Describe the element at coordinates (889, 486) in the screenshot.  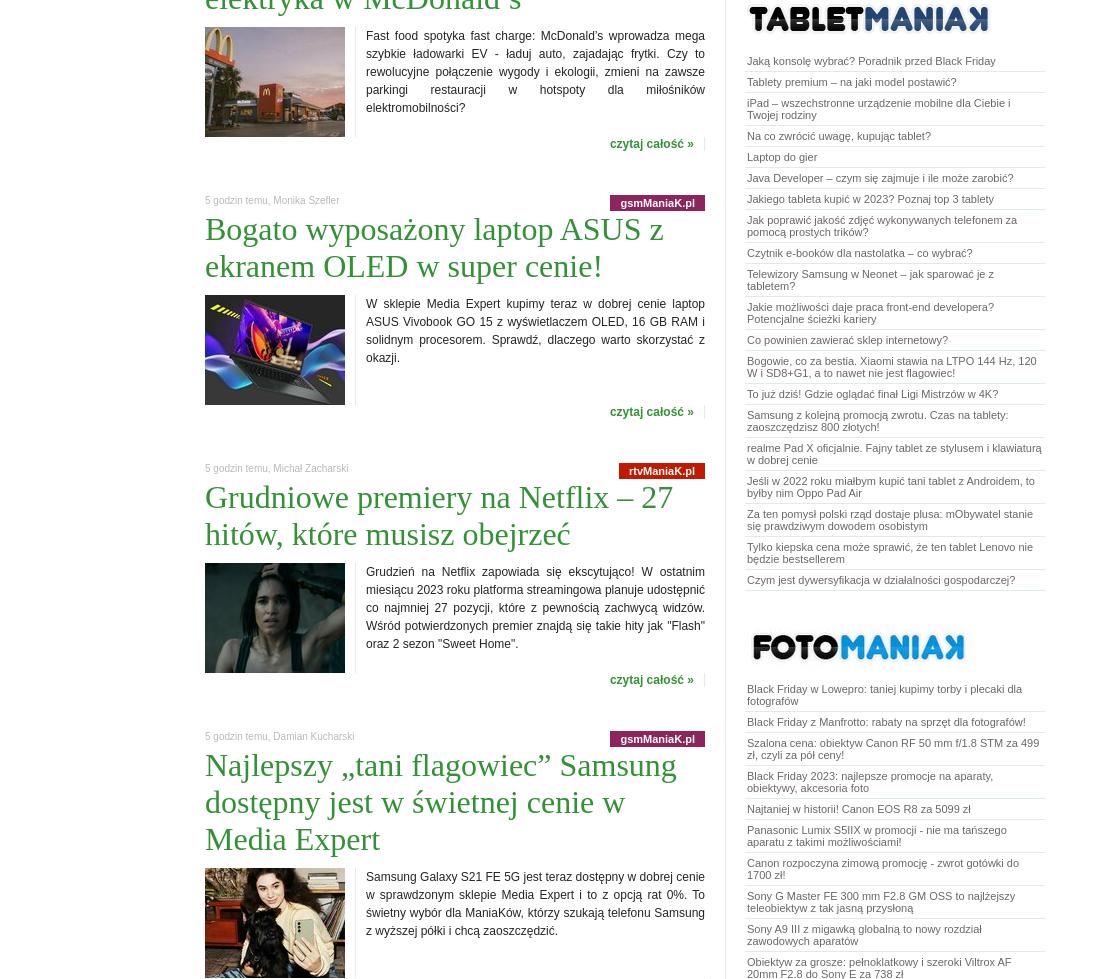
I see `'Jeśli w 2022 roku miałbym kupić tani tablet z Androidem, to byłby nim Oppo Pad Air'` at that location.